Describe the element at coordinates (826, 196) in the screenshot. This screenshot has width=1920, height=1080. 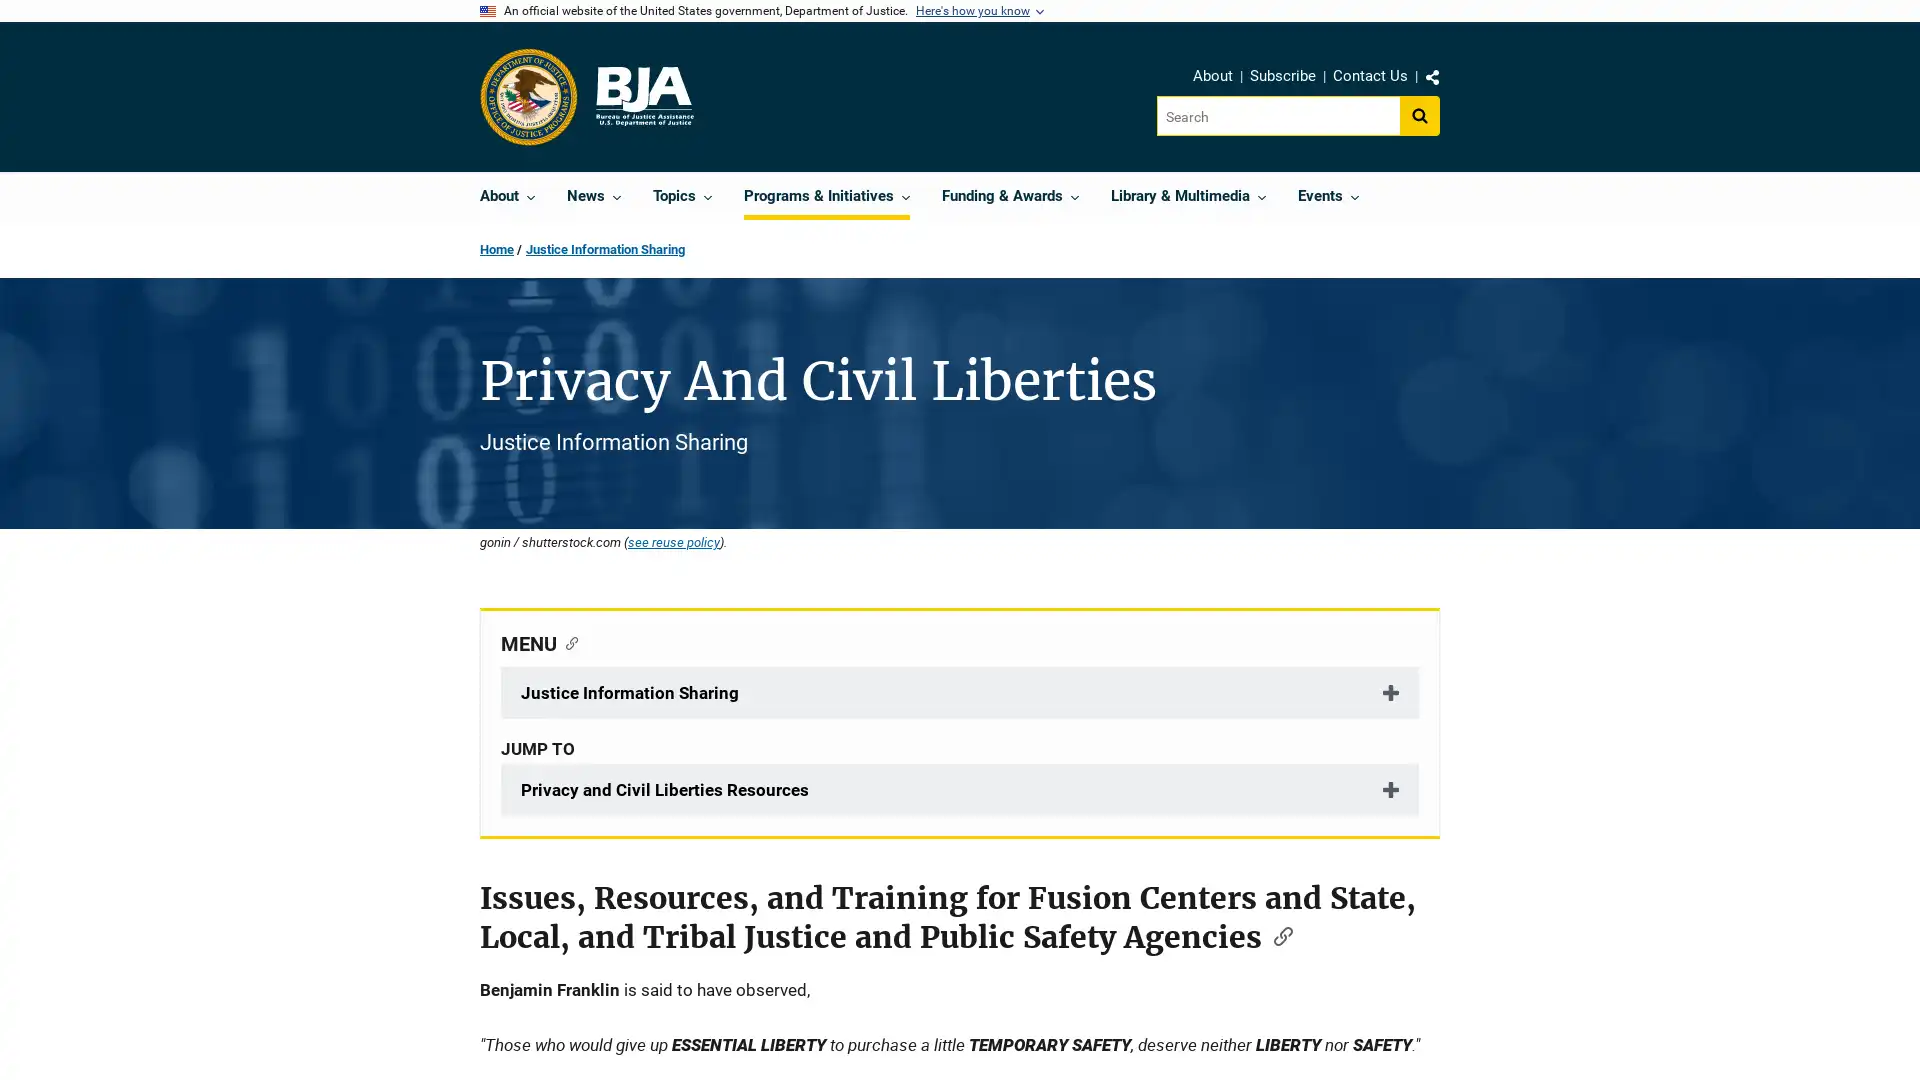
I see `Programs & Initiatives` at that location.